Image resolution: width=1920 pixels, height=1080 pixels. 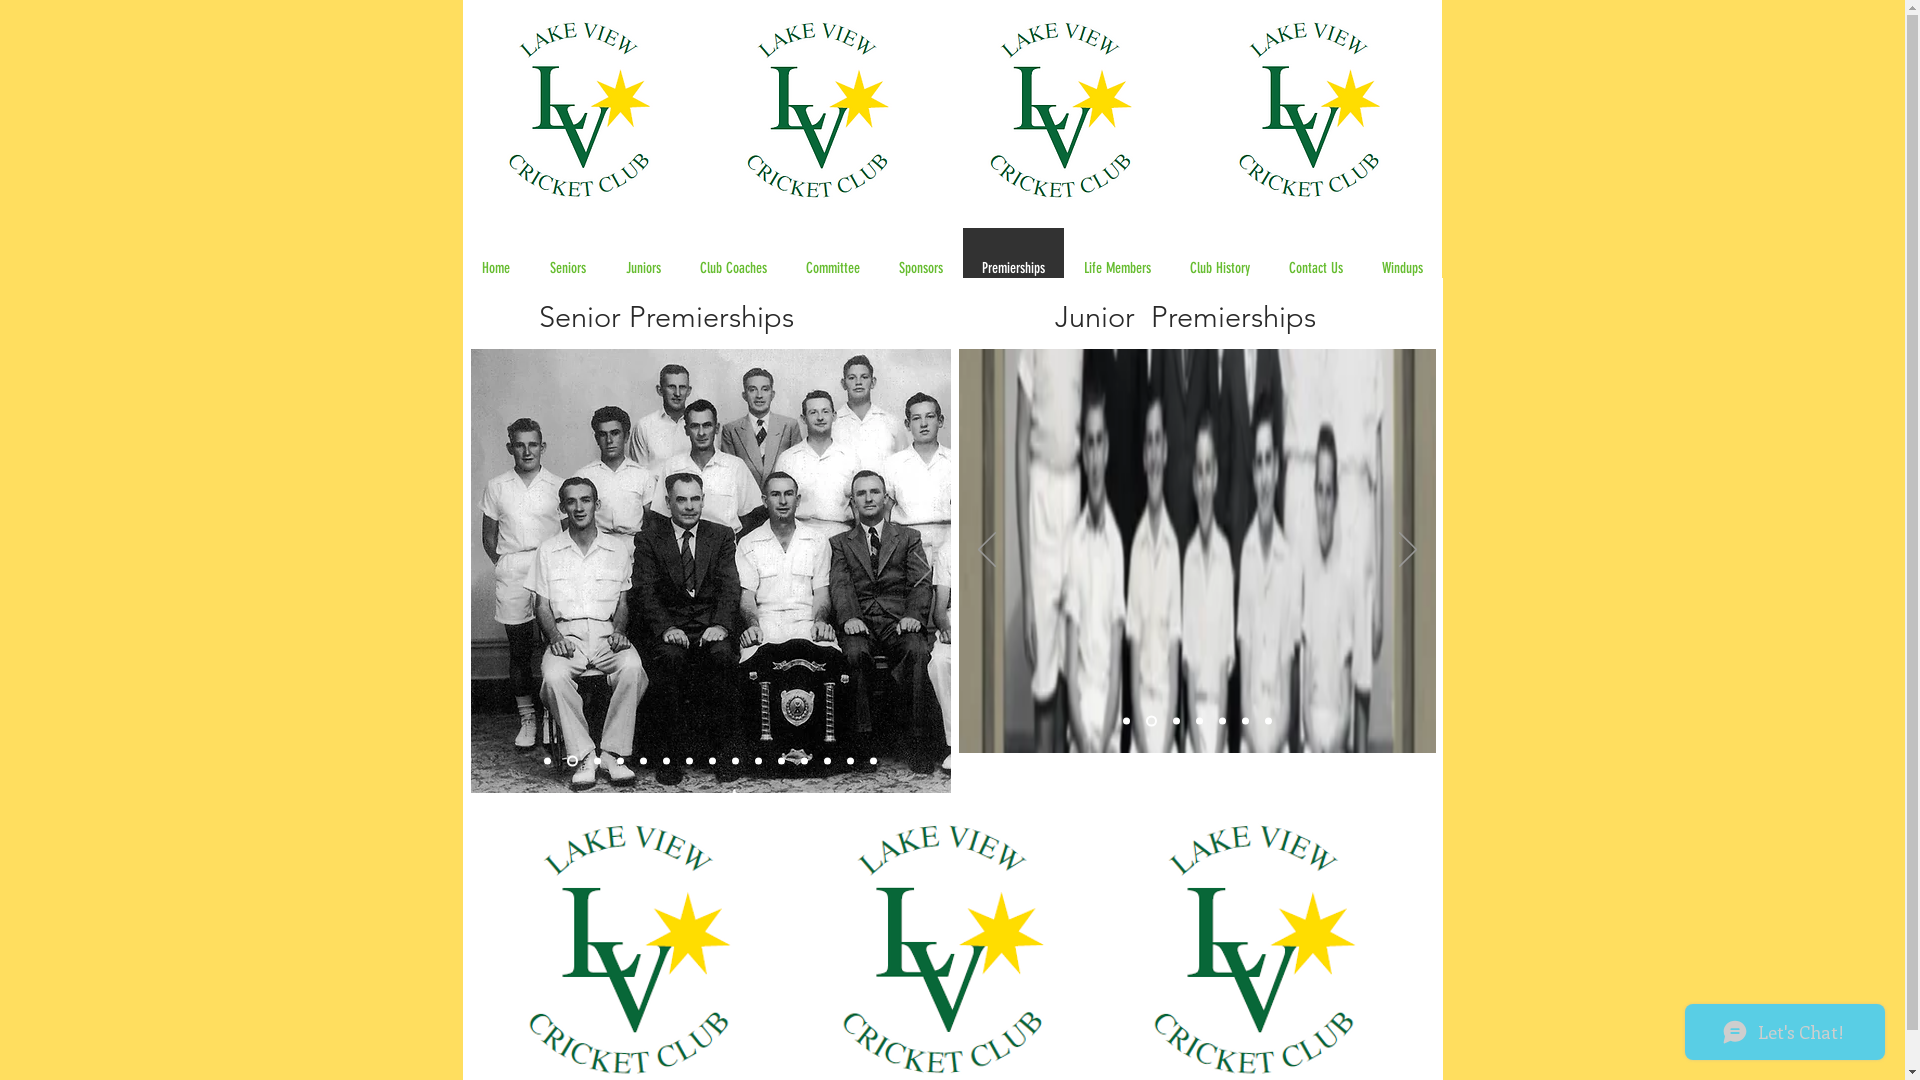 What do you see at coordinates (566, 267) in the screenshot?
I see `'Seniors'` at bounding box center [566, 267].